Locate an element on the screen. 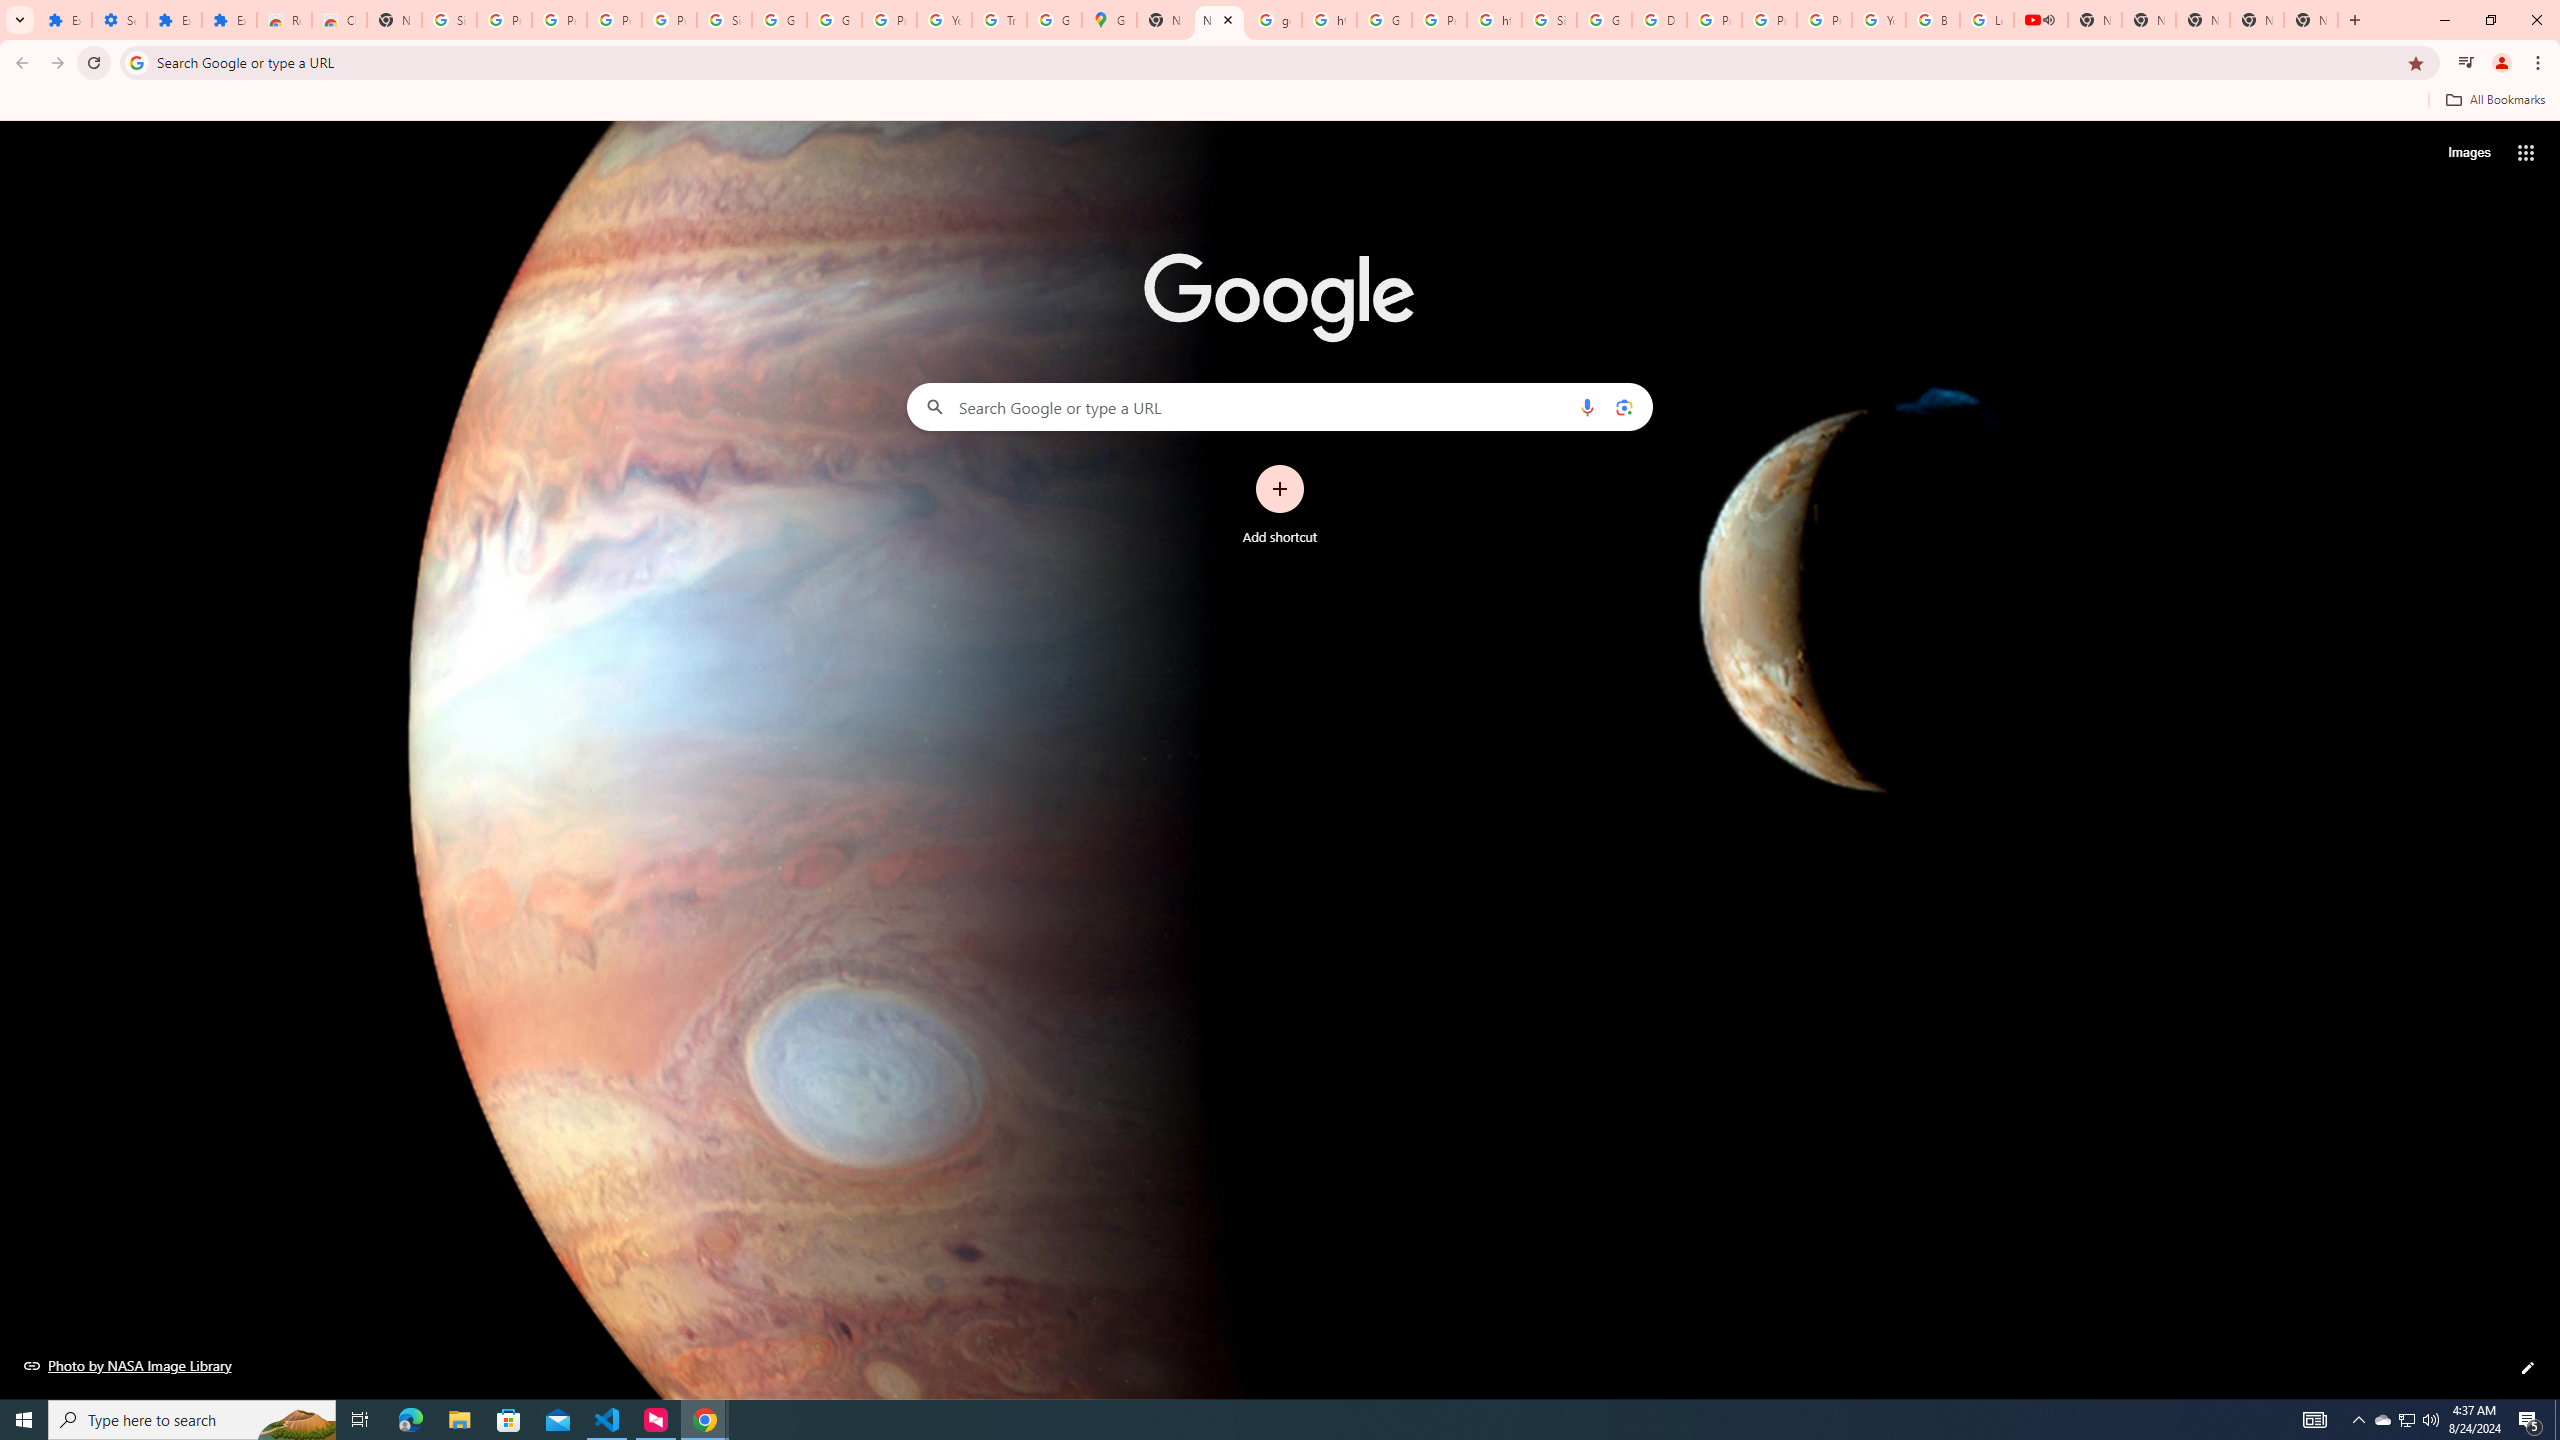  'Extensions' is located at coordinates (228, 19).